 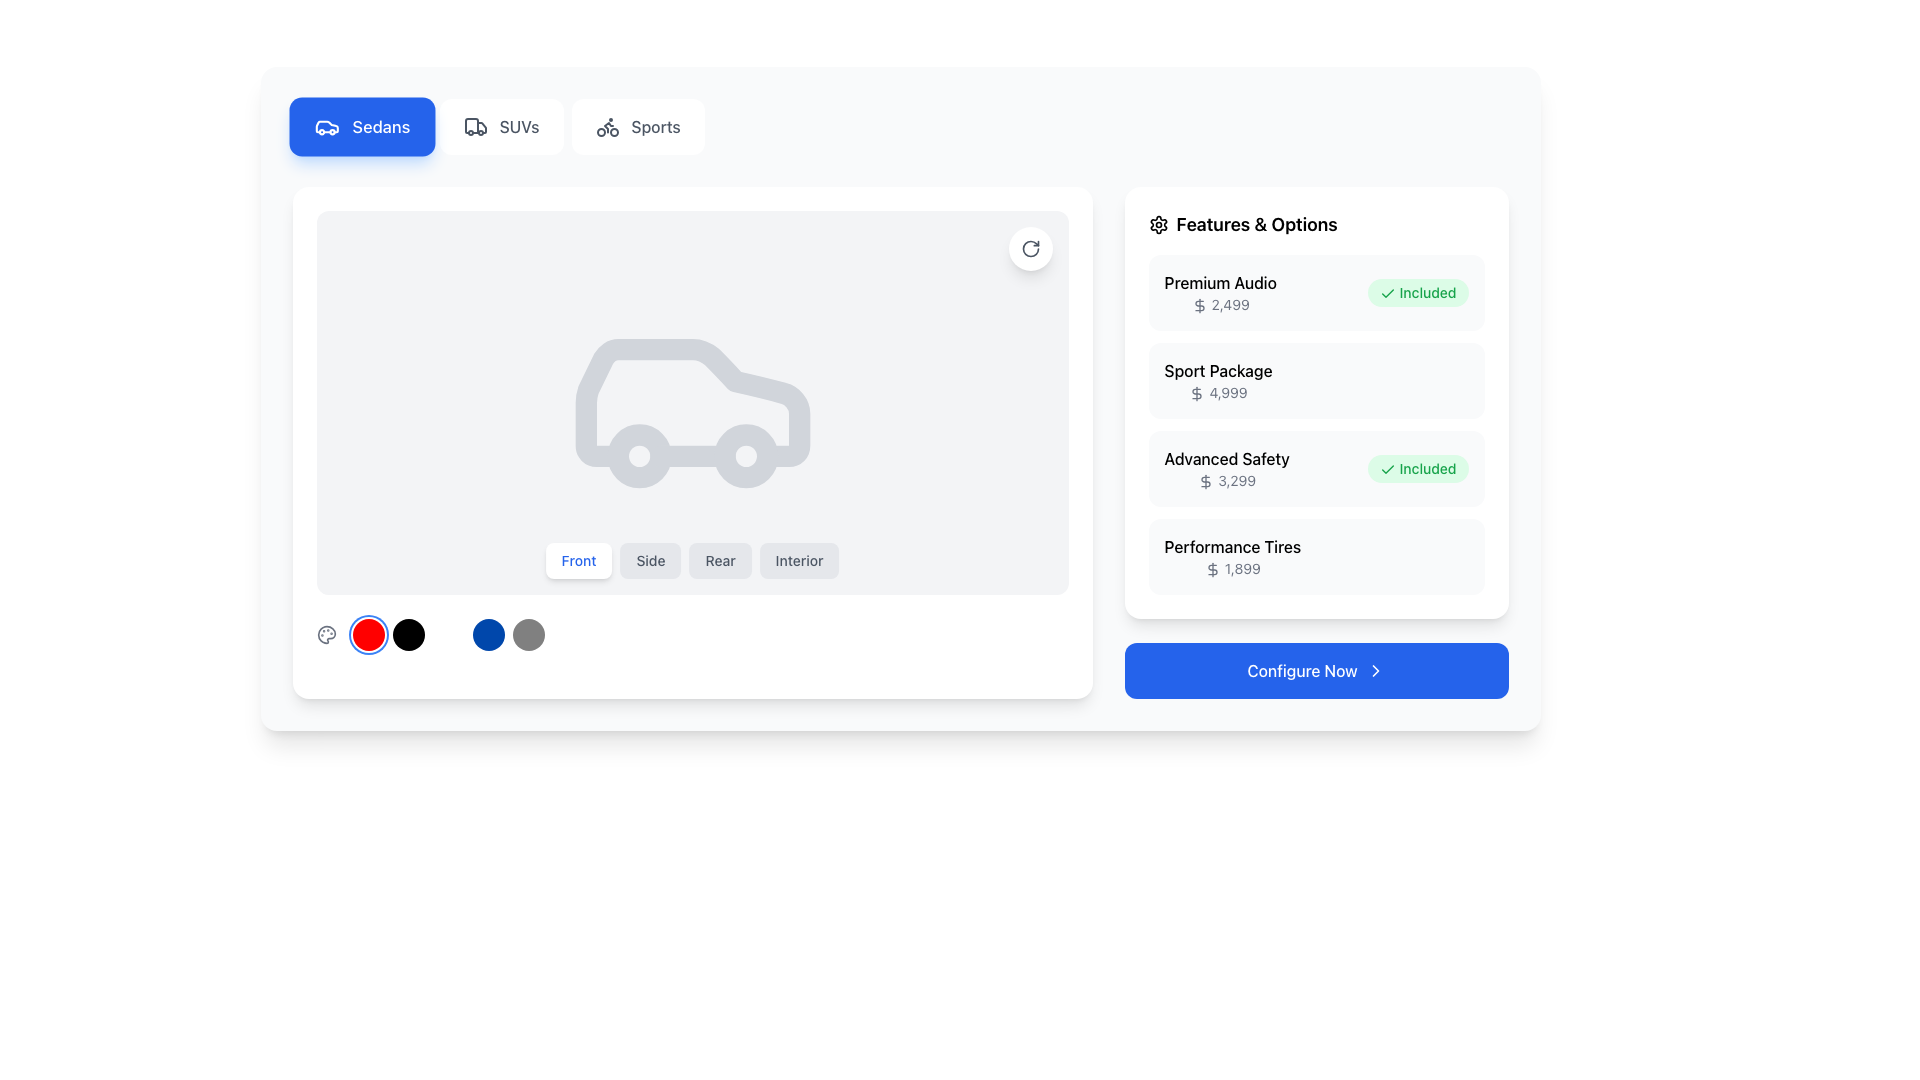 I want to click on the 'Configure Now' button, which is a rectangular button with a blue background and white text, located at the bottom of the 'Features & Options' card section, so click(x=1316, y=671).